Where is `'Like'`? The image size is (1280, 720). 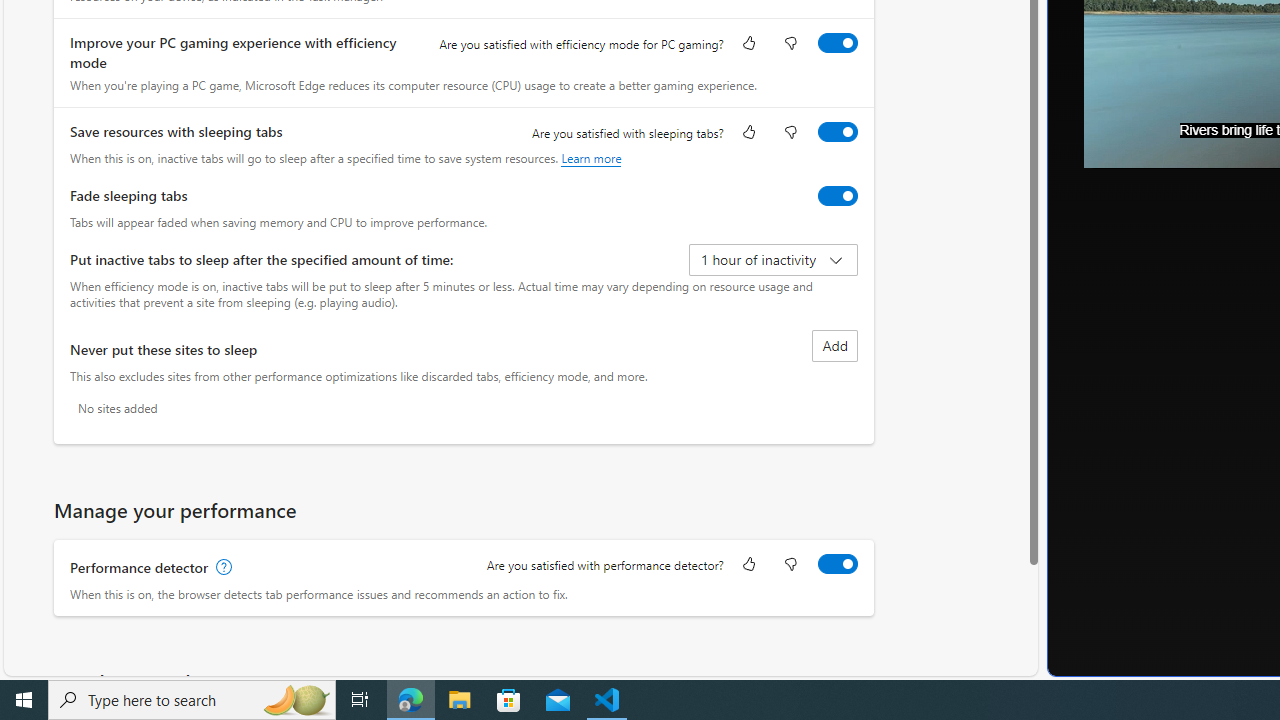
'Like' is located at coordinates (747, 565).